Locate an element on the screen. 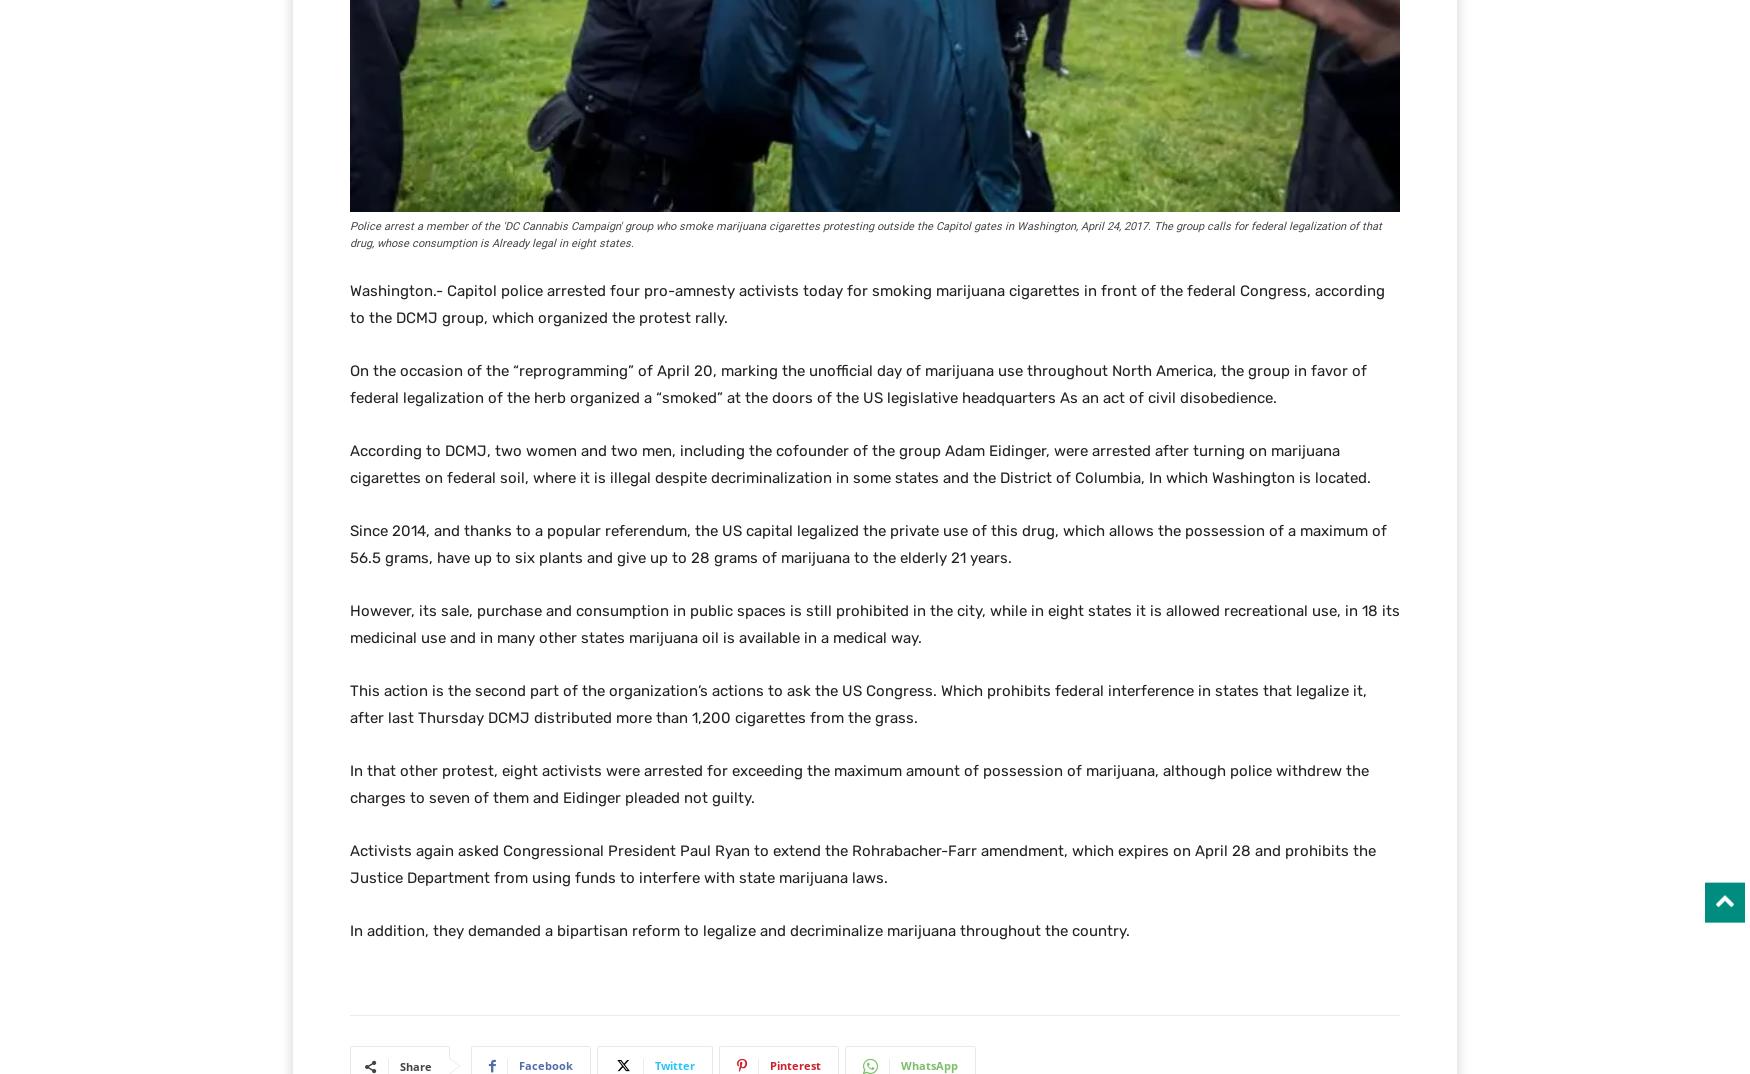  'According to DCMJ, two women and two men, including the cofounder of the group Adam Eidinger, were arrested after turning on marijuana cigarettes on federal soil, where it is illegal despite decriminalization in some states and the District of Columbia, In which Washington is located.' is located at coordinates (350, 463).